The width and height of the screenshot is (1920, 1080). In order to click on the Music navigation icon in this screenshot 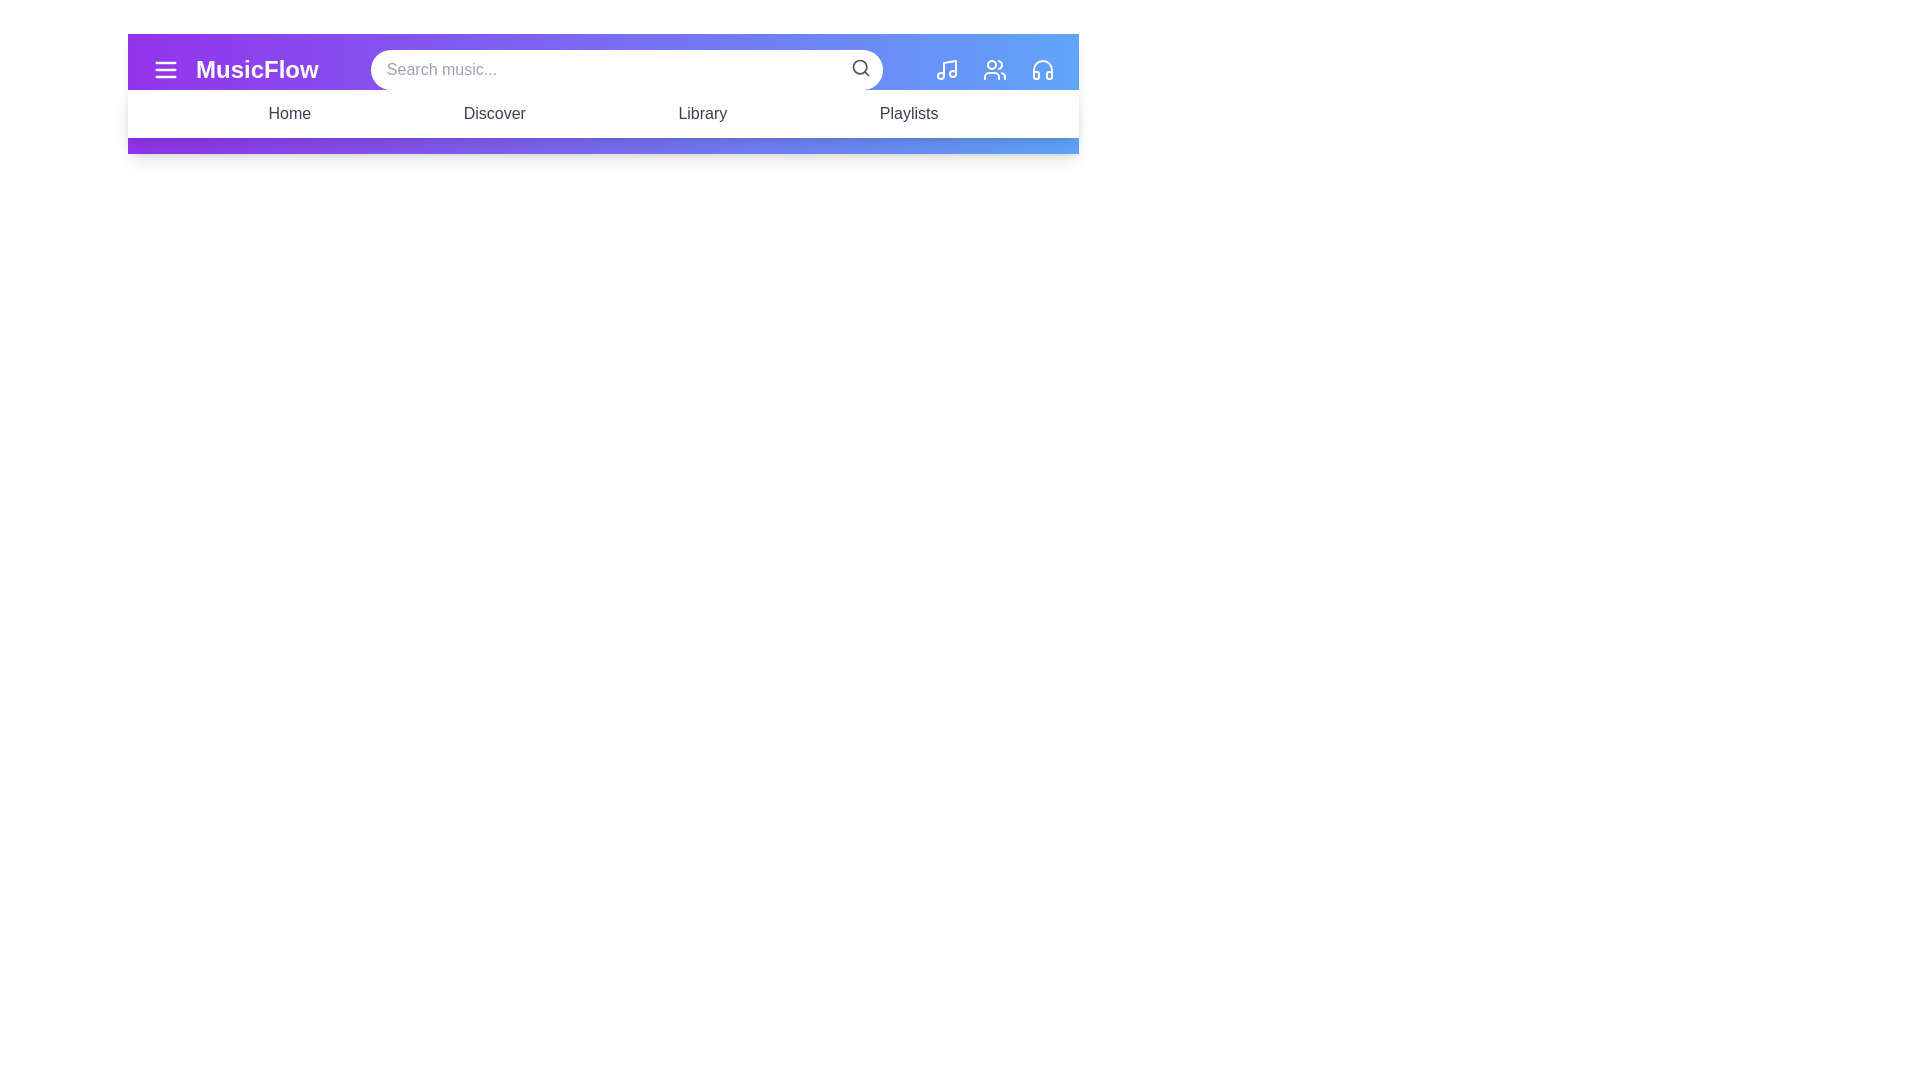, I will do `click(945, 68)`.